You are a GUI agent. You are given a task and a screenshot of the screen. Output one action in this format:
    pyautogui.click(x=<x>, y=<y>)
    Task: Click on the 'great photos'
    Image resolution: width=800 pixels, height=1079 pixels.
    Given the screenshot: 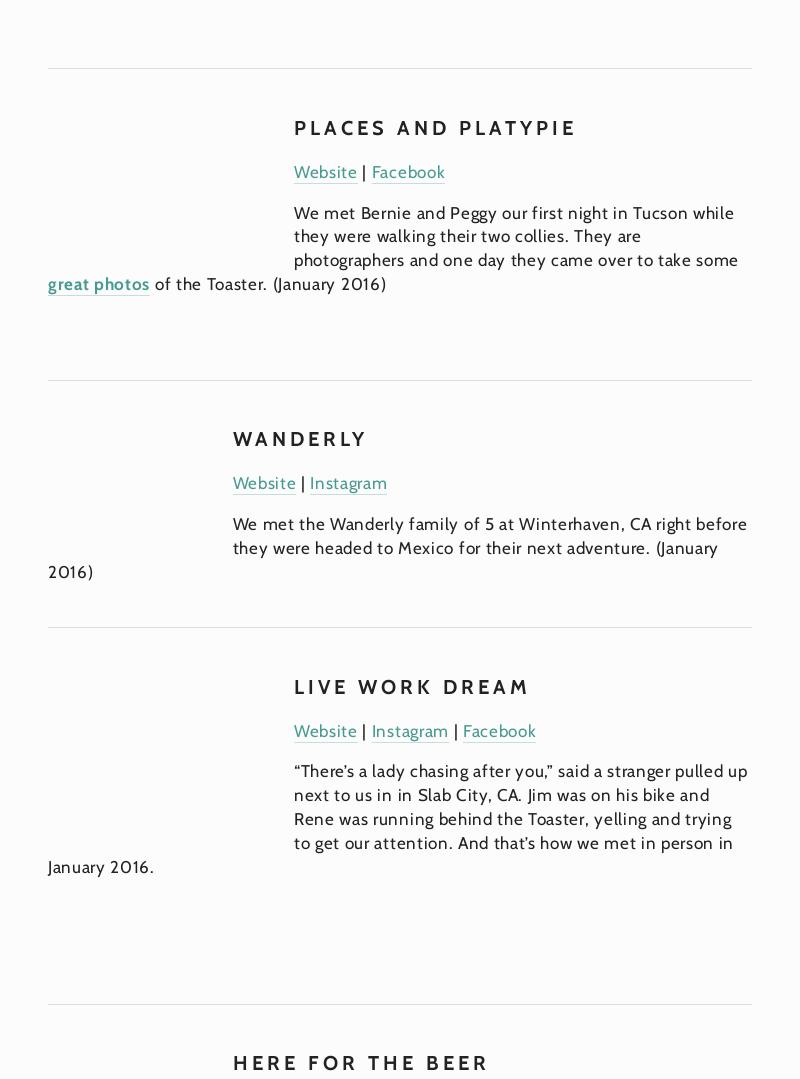 What is the action you would take?
    pyautogui.click(x=98, y=283)
    